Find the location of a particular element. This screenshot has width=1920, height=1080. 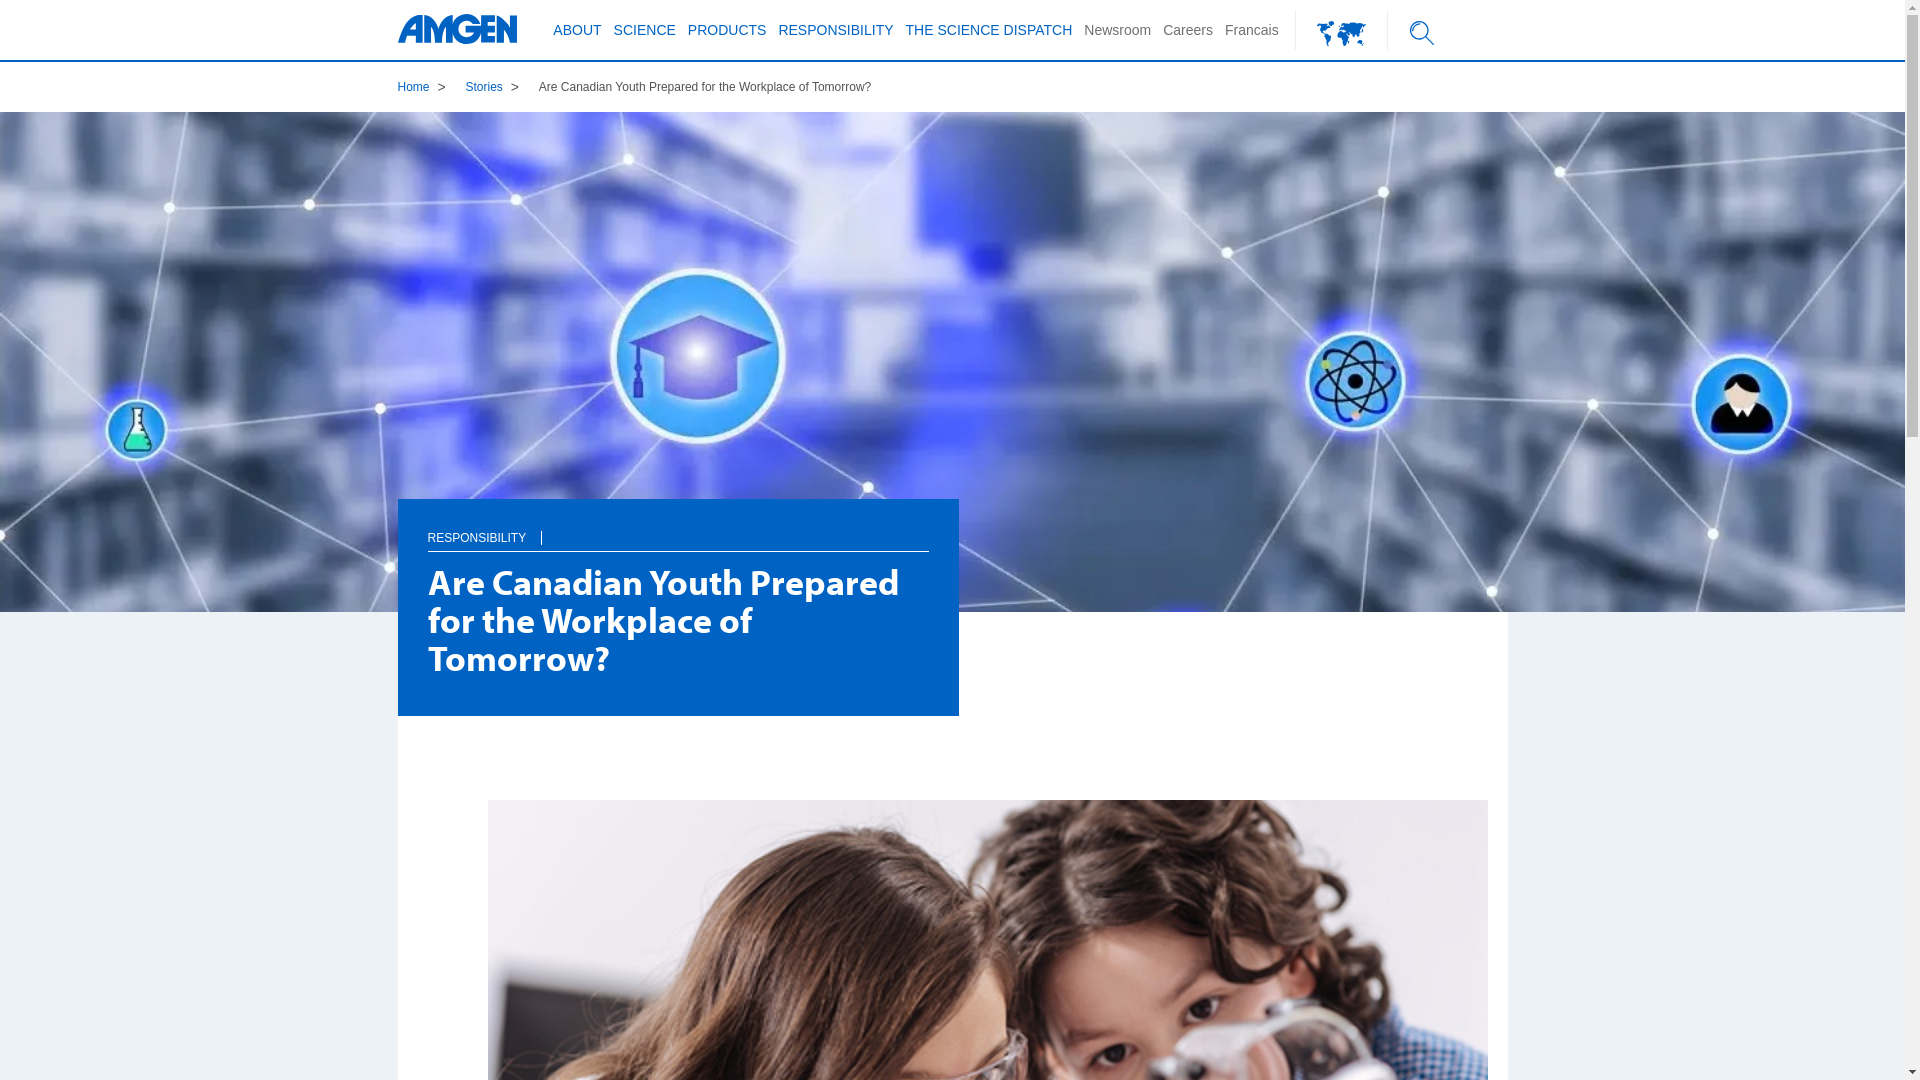

'Francais' is located at coordinates (1251, 30).